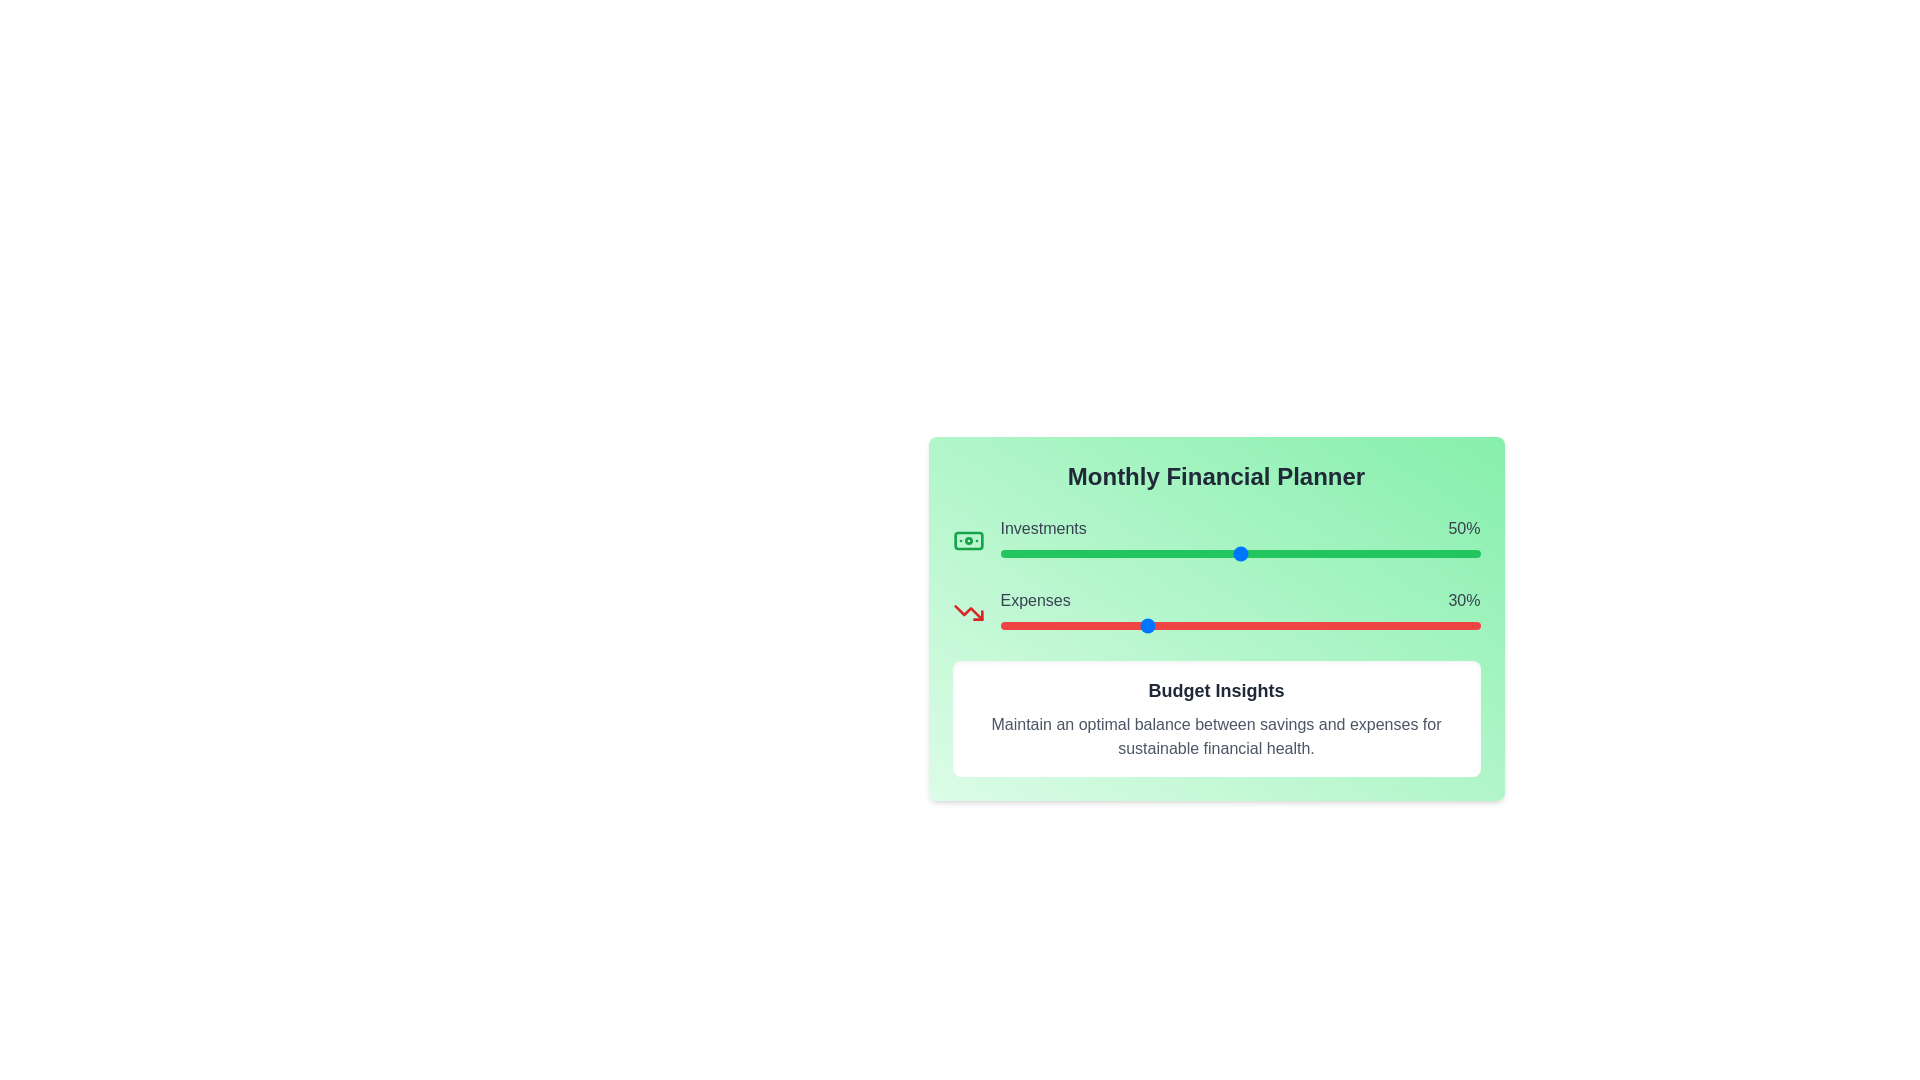 This screenshot has width=1920, height=1080. Describe the element at coordinates (1225, 554) in the screenshot. I see `the 'Investments' slider to set its value to 47%` at that location.